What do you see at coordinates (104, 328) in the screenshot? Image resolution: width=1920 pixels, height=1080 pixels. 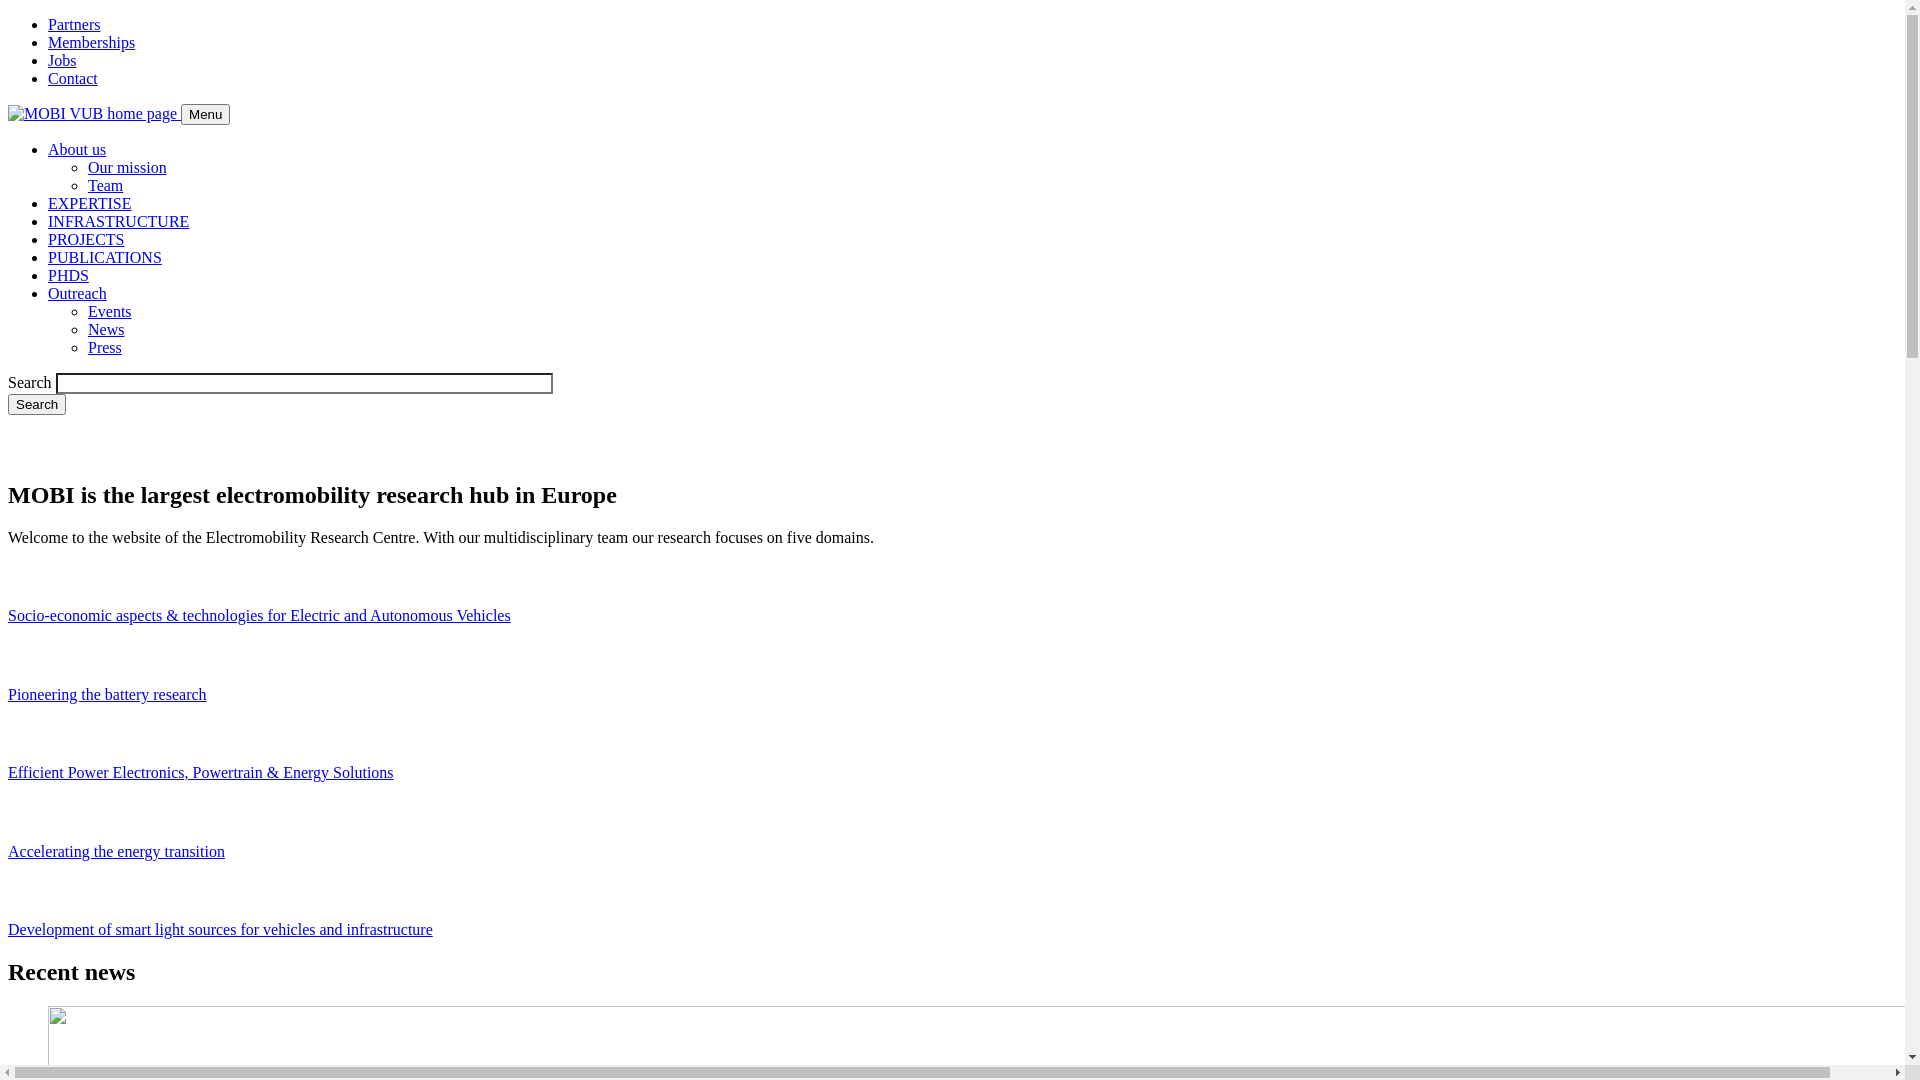 I see `'News'` at bounding box center [104, 328].